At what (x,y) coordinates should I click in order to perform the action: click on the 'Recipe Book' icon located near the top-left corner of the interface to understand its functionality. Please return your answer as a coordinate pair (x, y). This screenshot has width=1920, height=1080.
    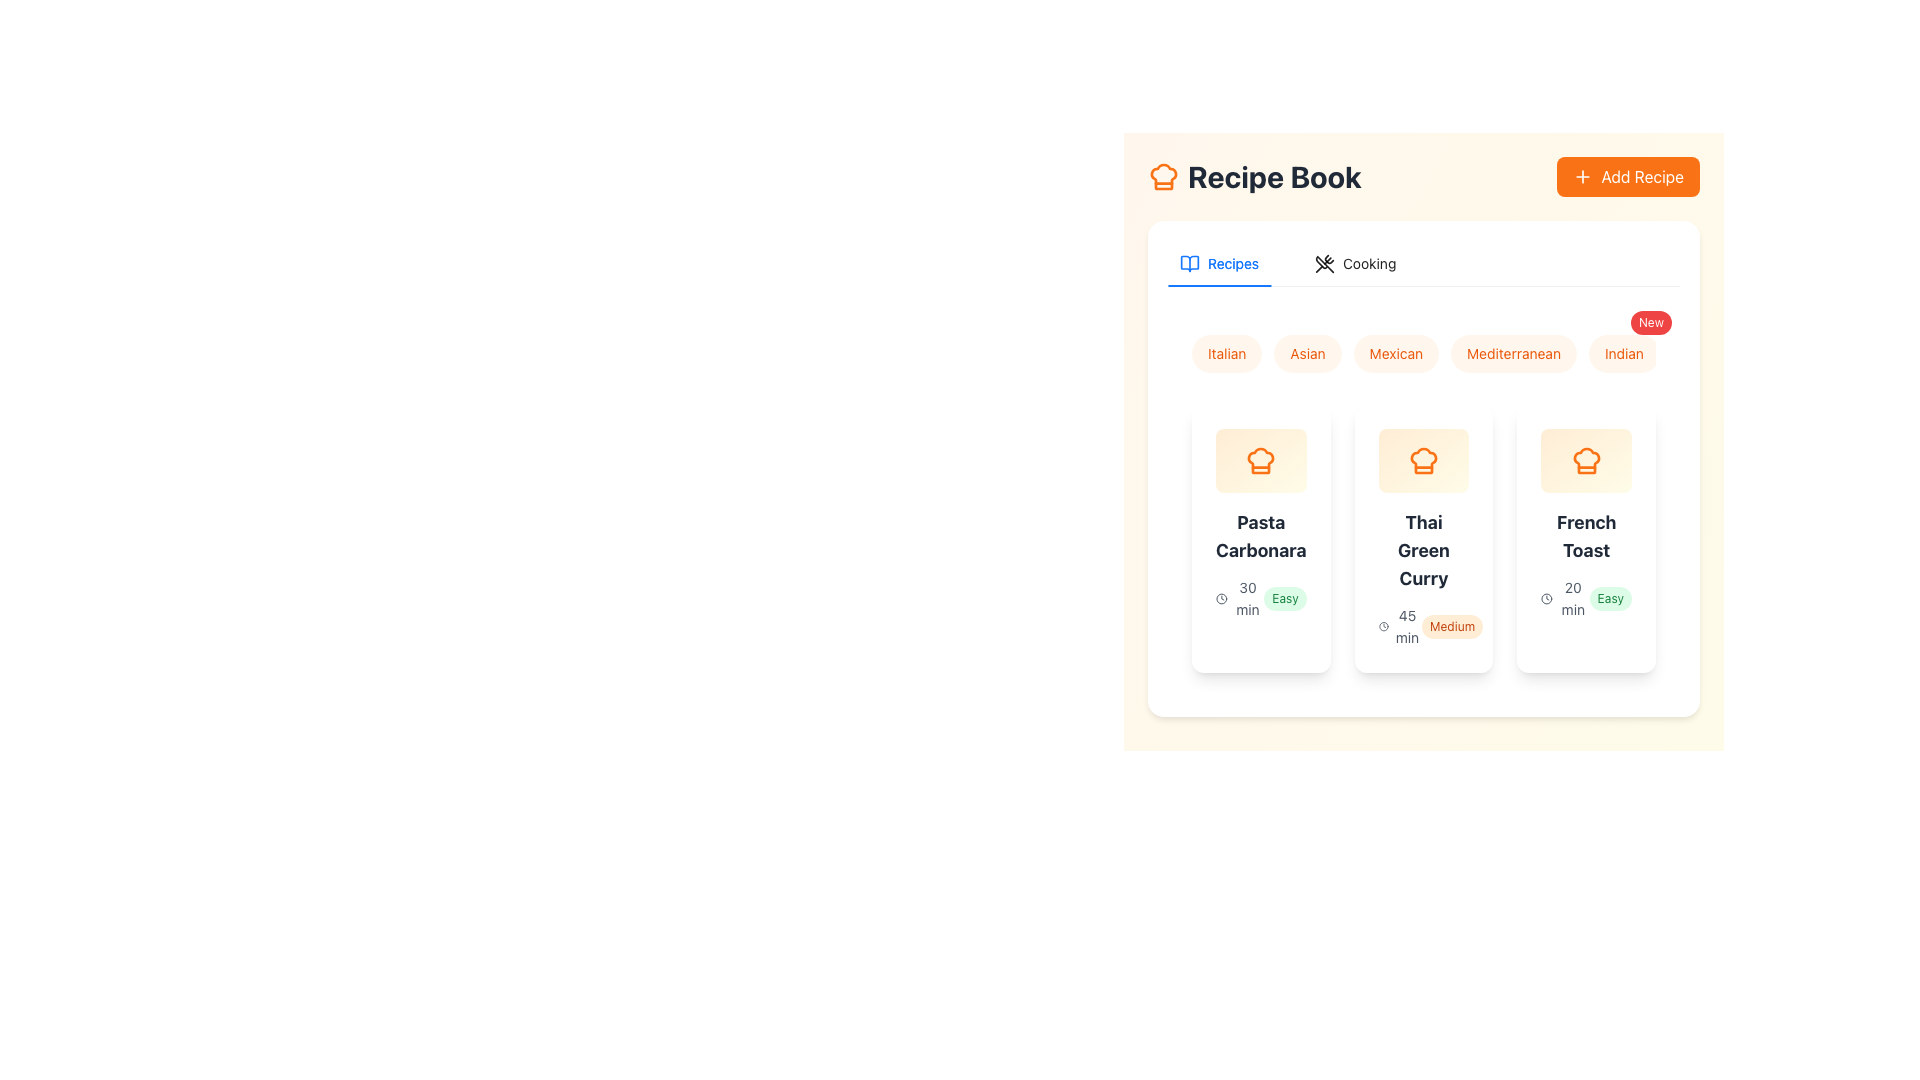
    Looking at the image, I should click on (1585, 461).